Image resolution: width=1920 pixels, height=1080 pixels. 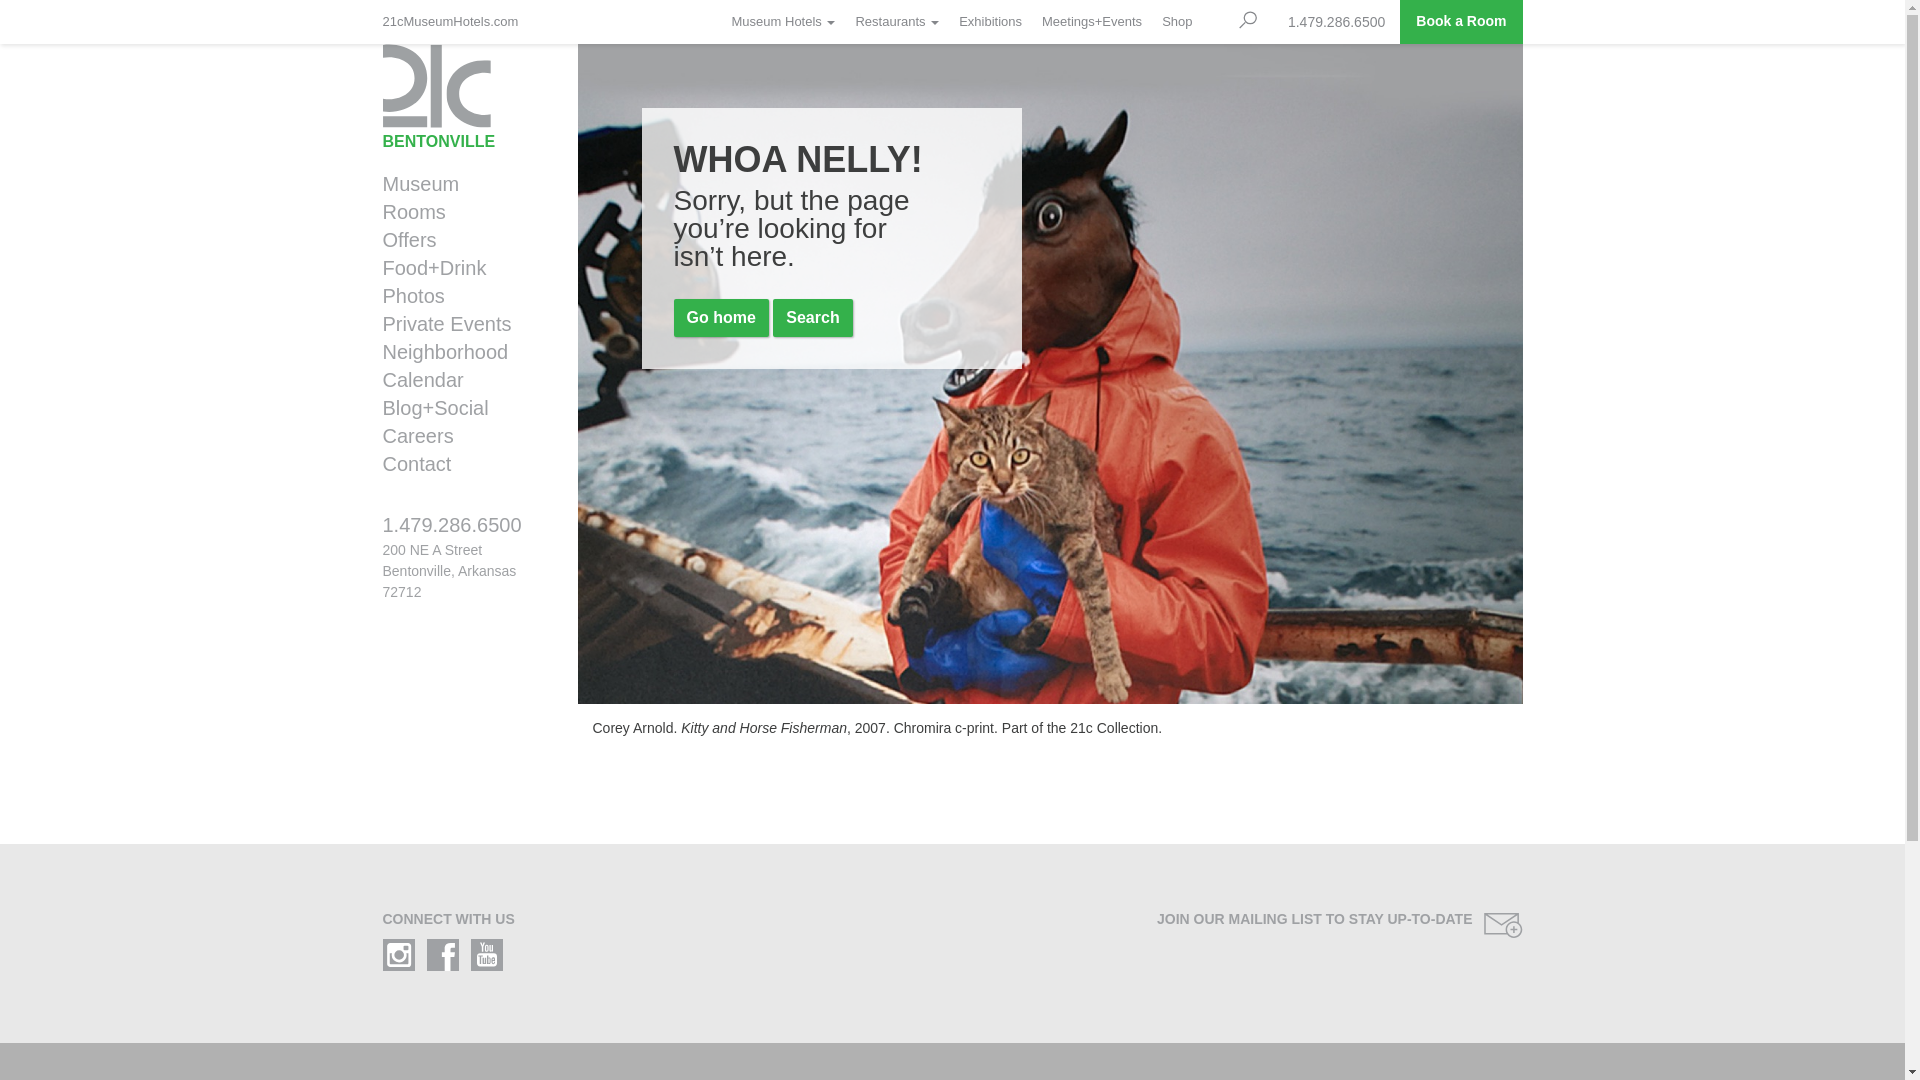 I want to click on 'Photos', so click(x=457, y=296).